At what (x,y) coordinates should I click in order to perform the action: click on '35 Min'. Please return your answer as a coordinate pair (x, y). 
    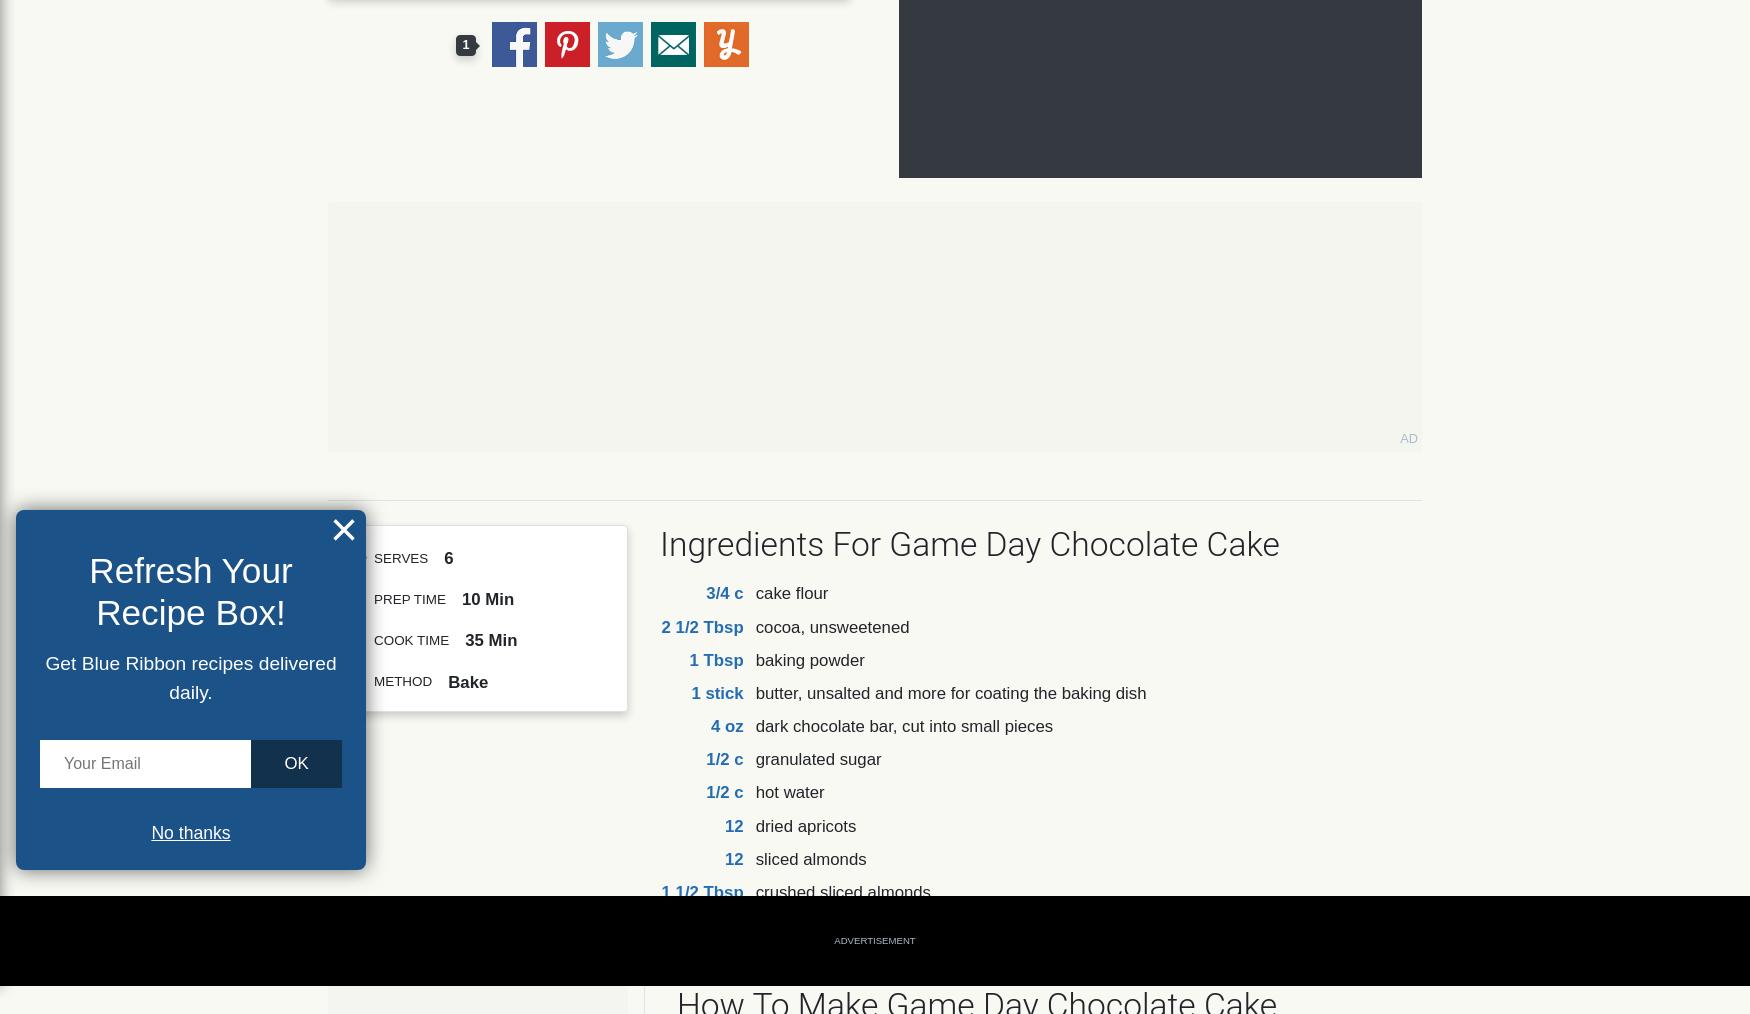
    Looking at the image, I should click on (491, 640).